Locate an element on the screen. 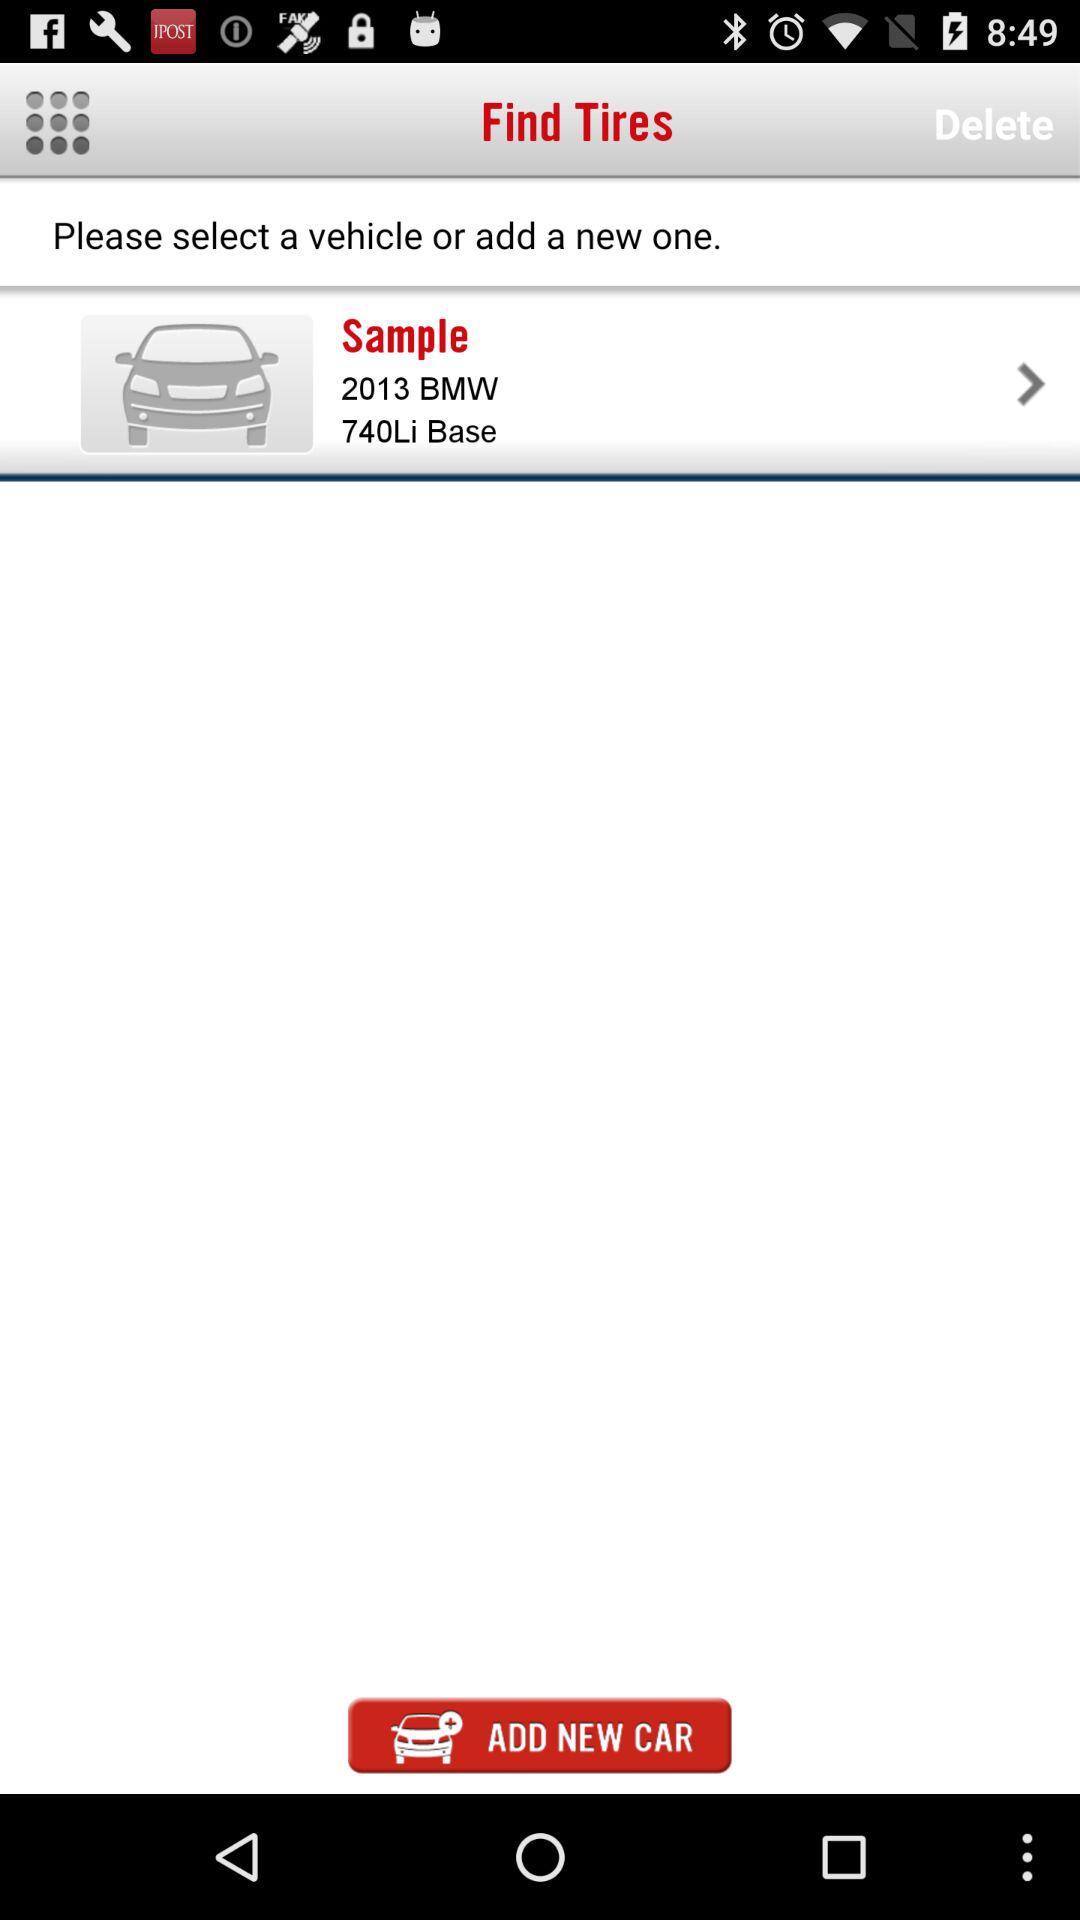  icon below the sample item is located at coordinates (675, 388).